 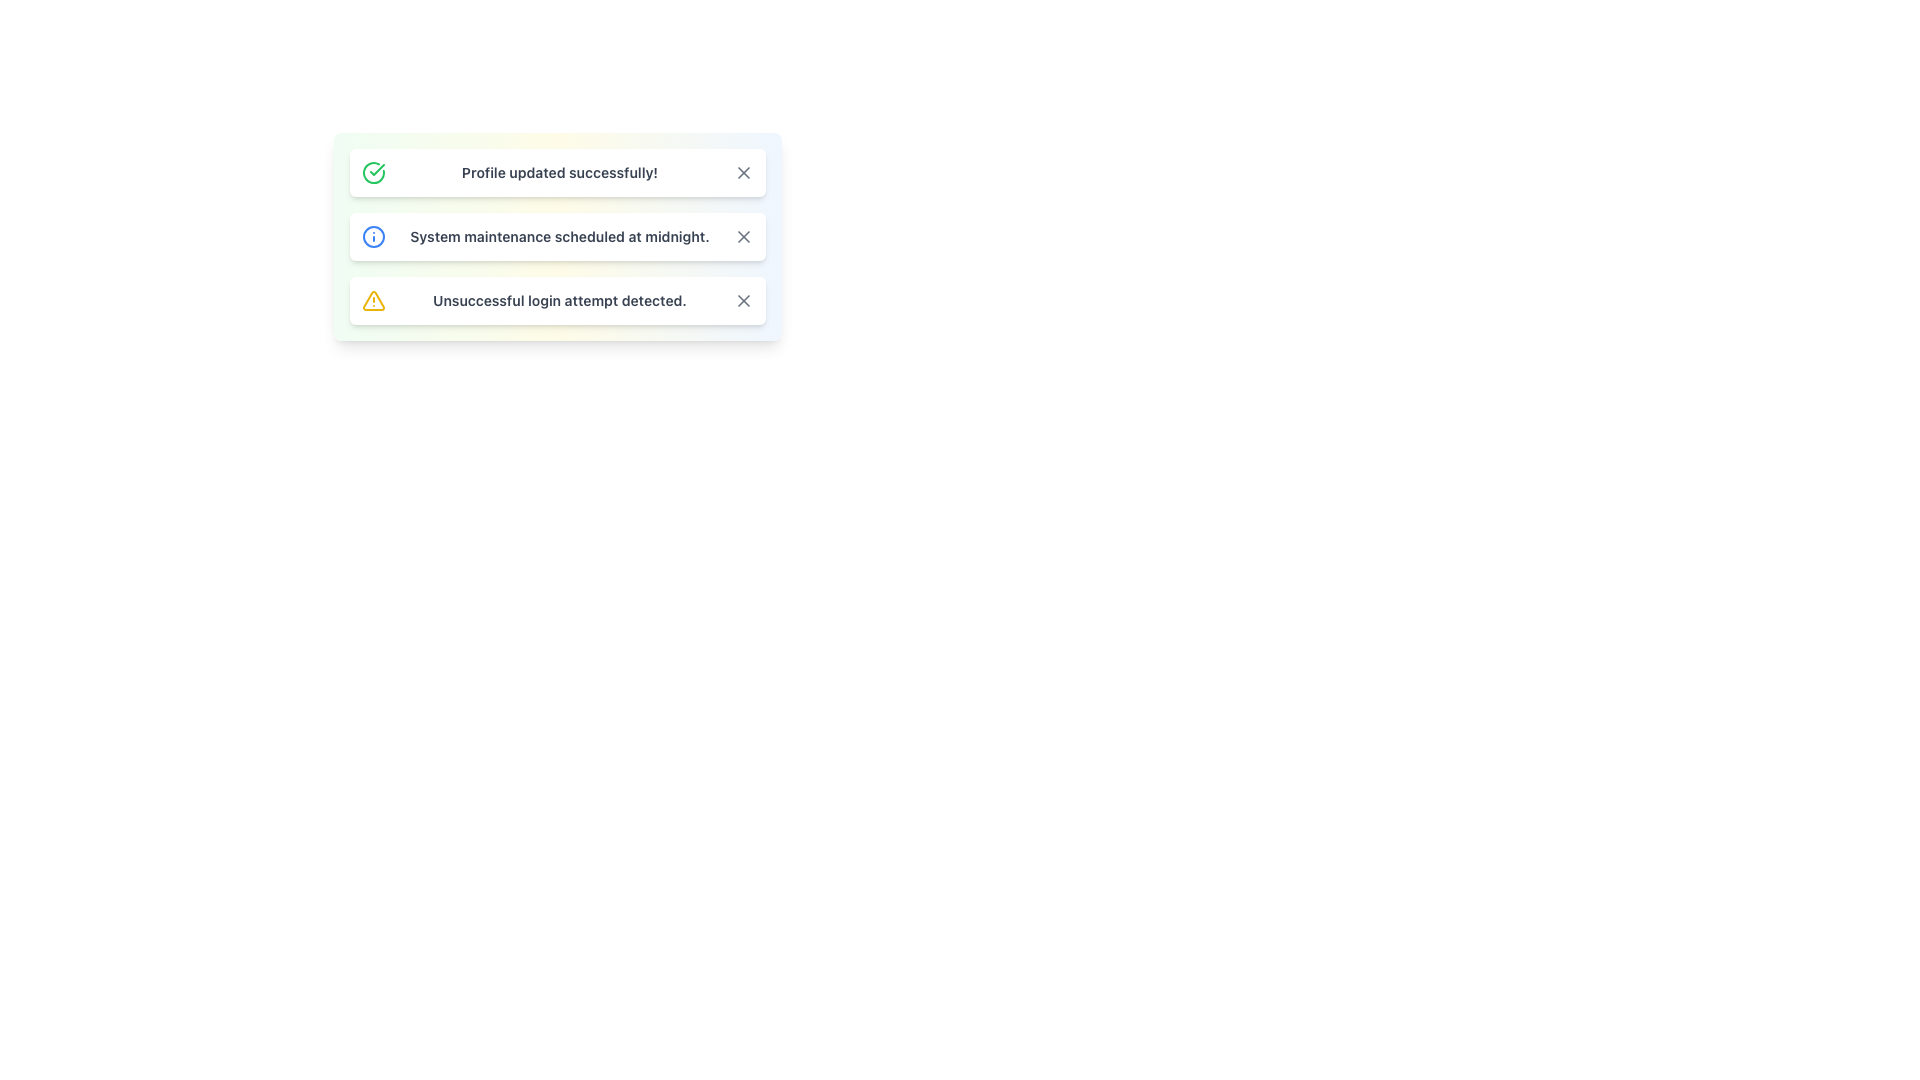 I want to click on the SVG Icon located on the left side of the second notification card, which indicates an informational message related to 'System maintenance scheduled at midnight.', so click(x=374, y=235).